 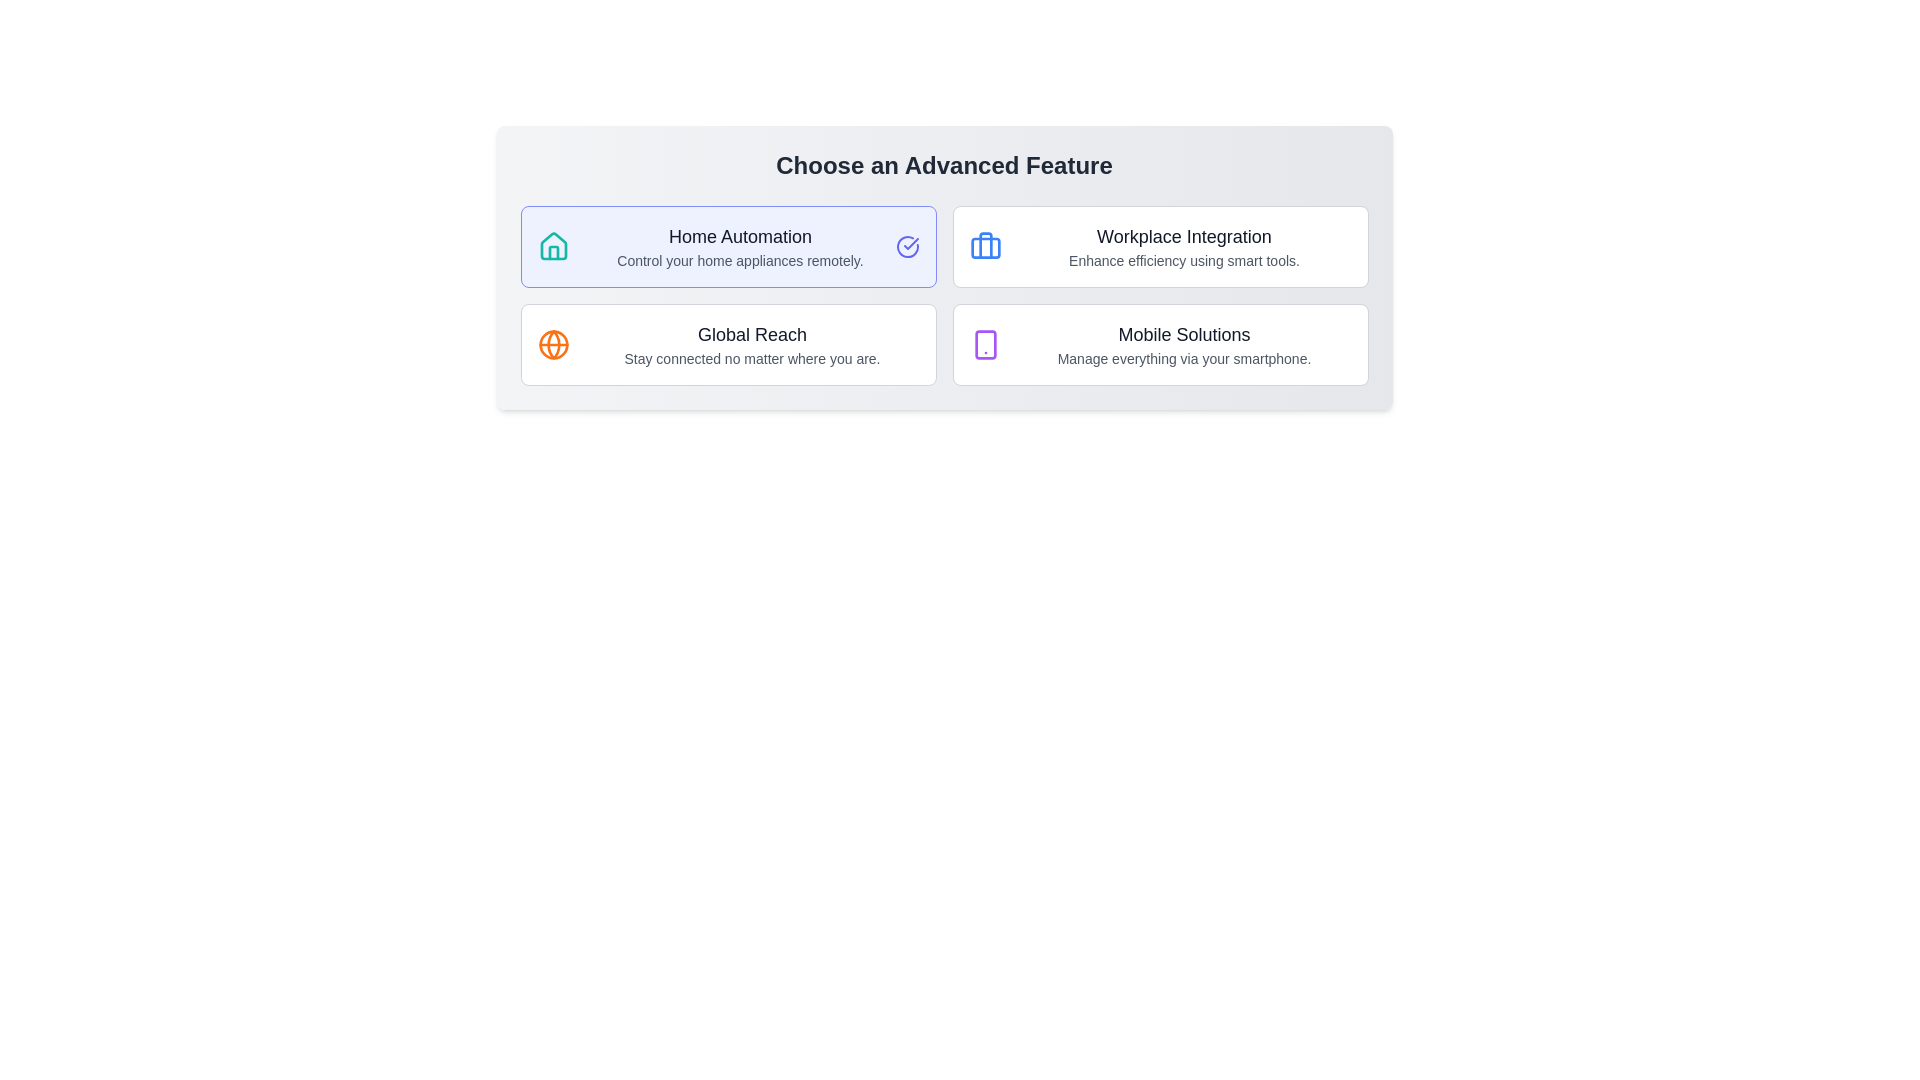 What do you see at coordinates (985, 343) in the screenshot?
I see `the smartphone icon with a purple color located in the 'Mobile Solutions' card in the 'Choose an Advanced Feature' section` at bounding box center [985, 343].